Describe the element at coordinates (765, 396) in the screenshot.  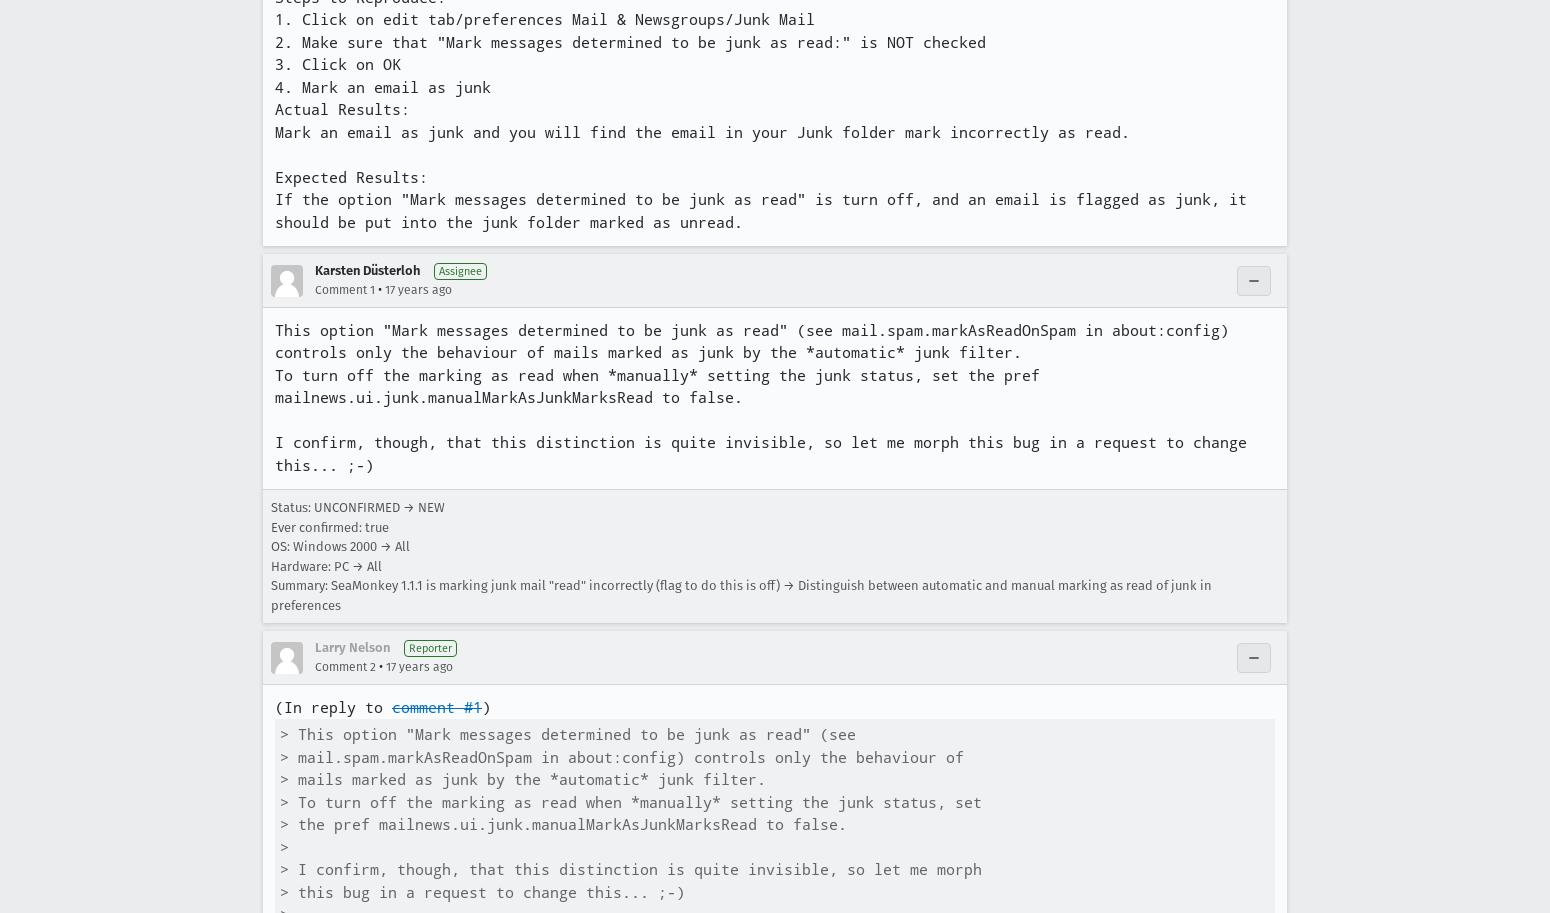
I see `'This option "Mark messages determined to be junk as read" (see mail.spam.markAsReadOnSpam in about:config) controls only the behaviour of mails marked as junk by the *automatic* junk filter.
To turn off the marking as read when *manually* setting the junk status, set the pref mailnews.ui.junk.manualMarkAsJunkMarksRead to false.

I confirm, though, that this distinction is quite invisible, so let me morph this bug in a request to change this... ;-)'` at that location.